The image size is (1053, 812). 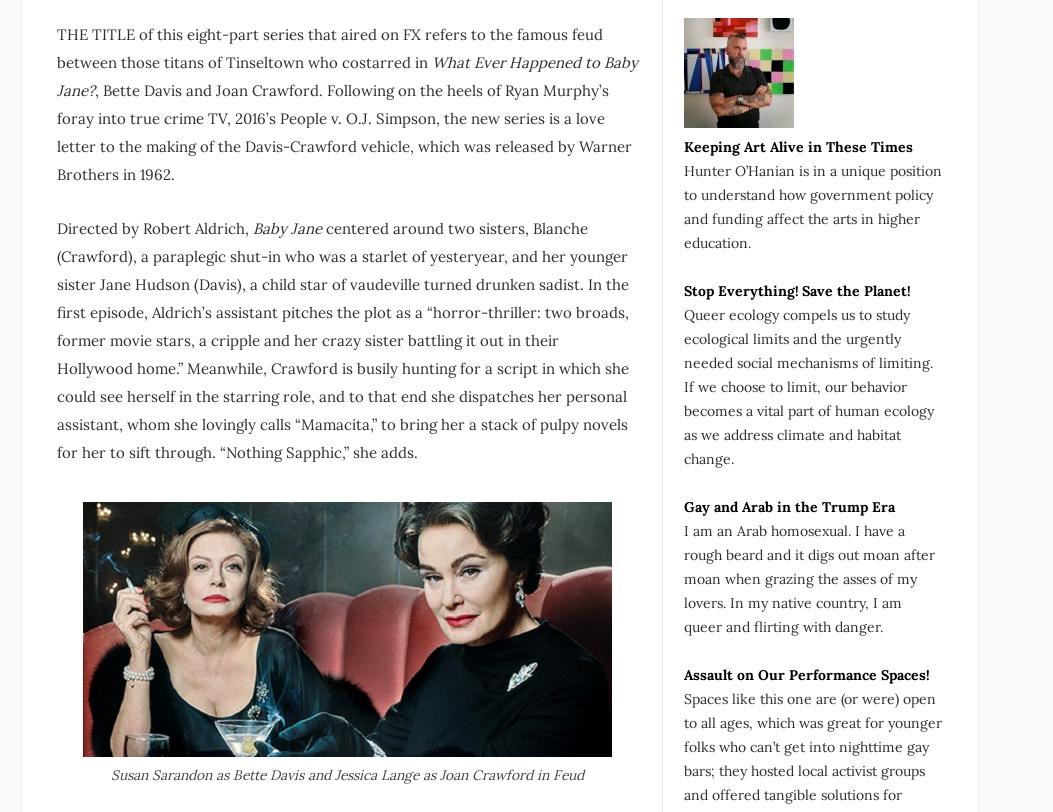 I want to click on 'Susan Sarandon as Bette Davis and Jessica Lange as Joan Crawford in Feud', so click(x=346, y=774).